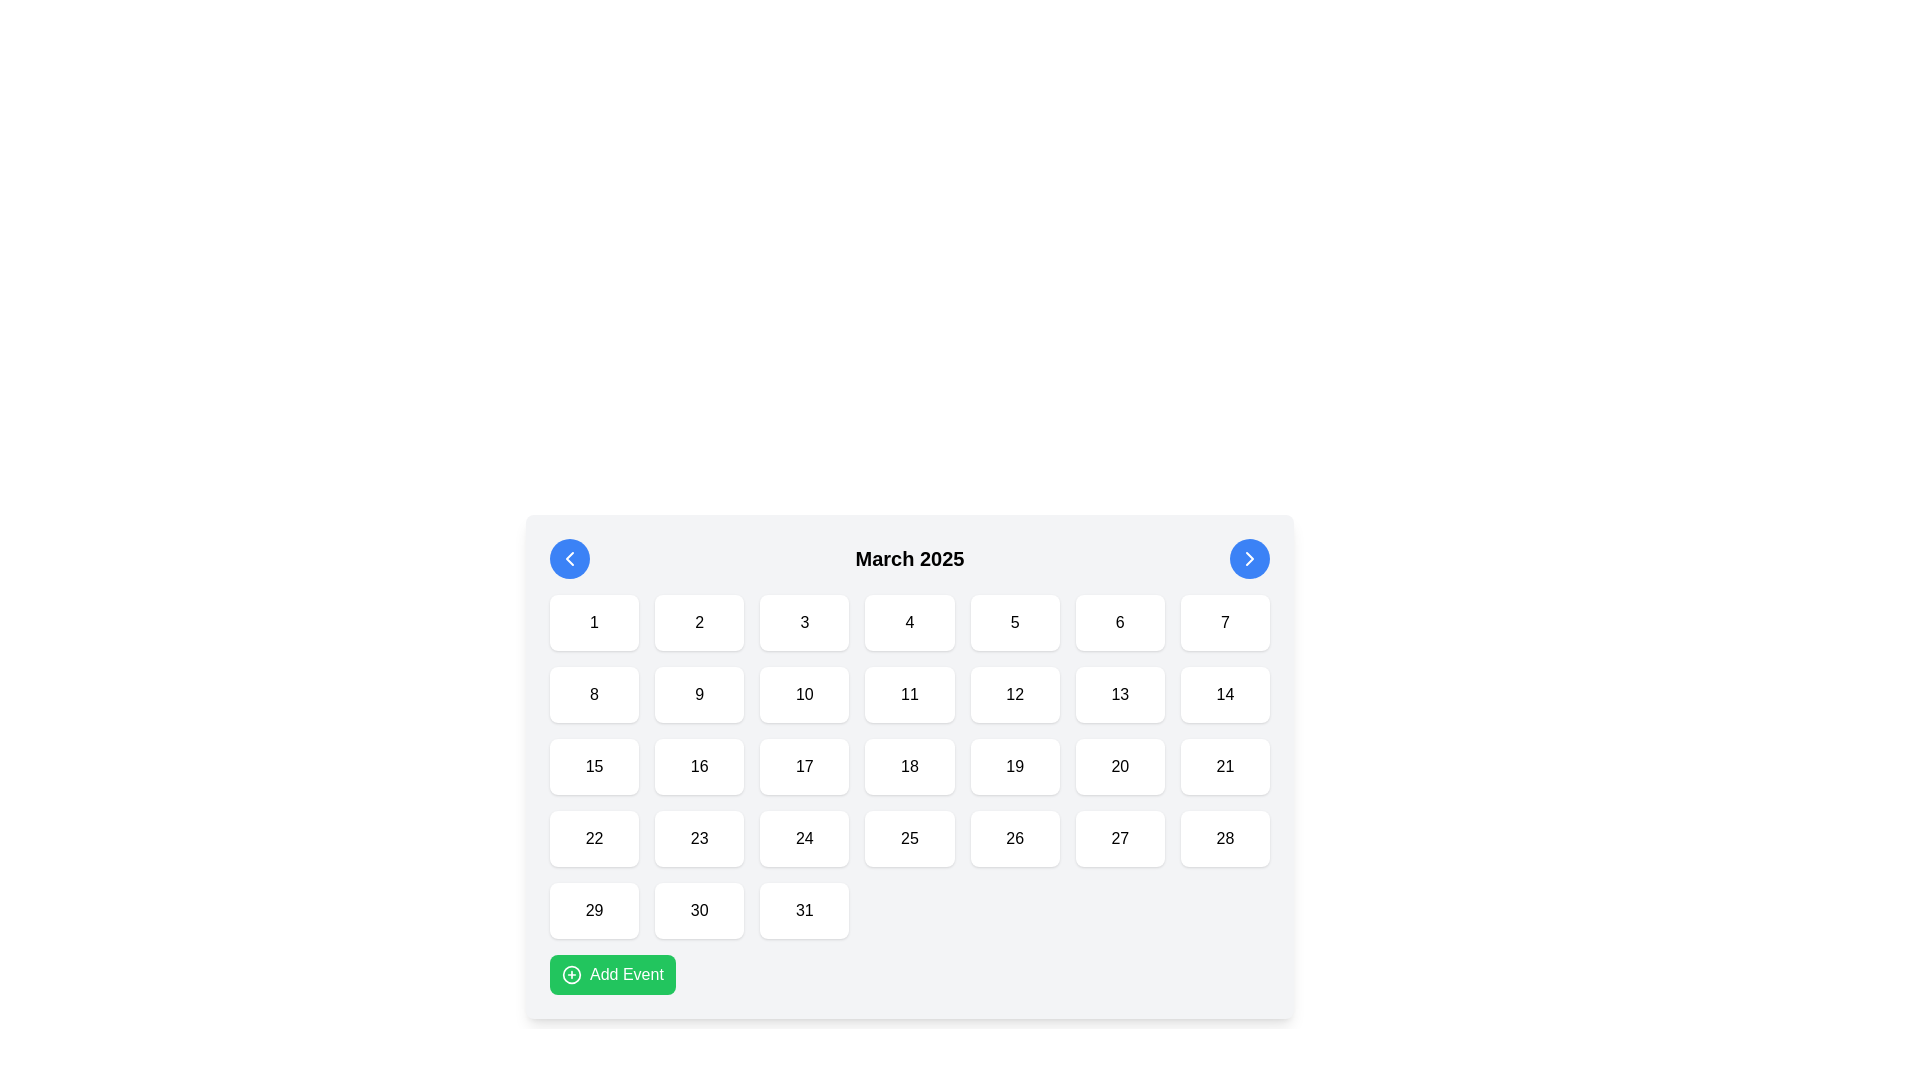 This screenshot has width=1920, height=1080. What do you see at coordinates (1120, 693) in the screenshot?
I see `the calendar button representing the 13th day of the month` at bounding box center [1120, 693].